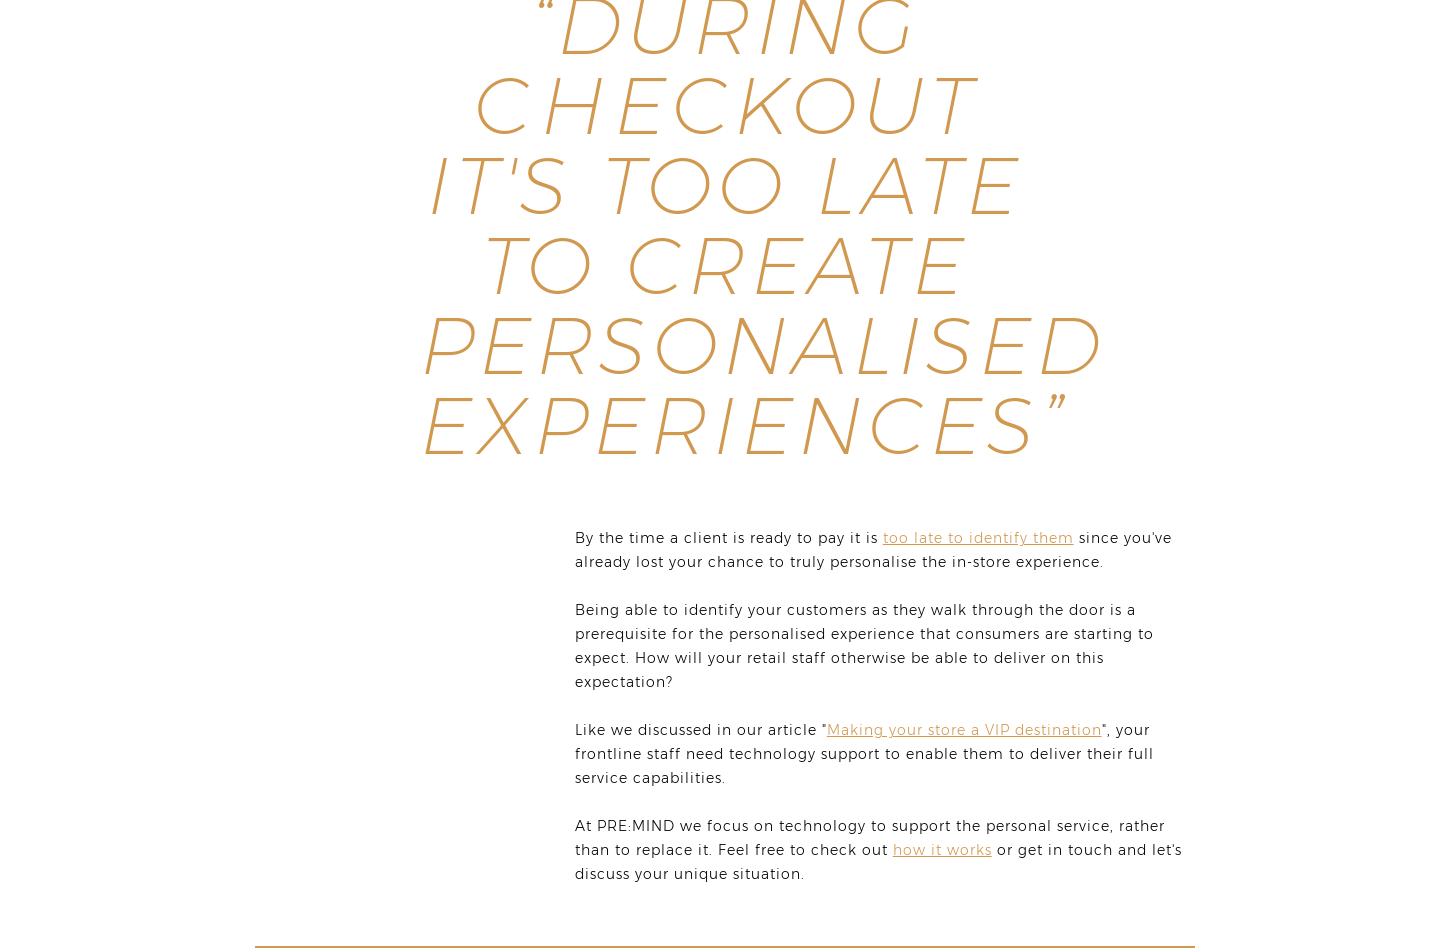 Image resolution: width=1450 pixels, height=952 pixels. What do you see at coordinates (699, 729) in the screenshot?
I see `'Like we discussed in our article "'` at bounding box center [699, 729].